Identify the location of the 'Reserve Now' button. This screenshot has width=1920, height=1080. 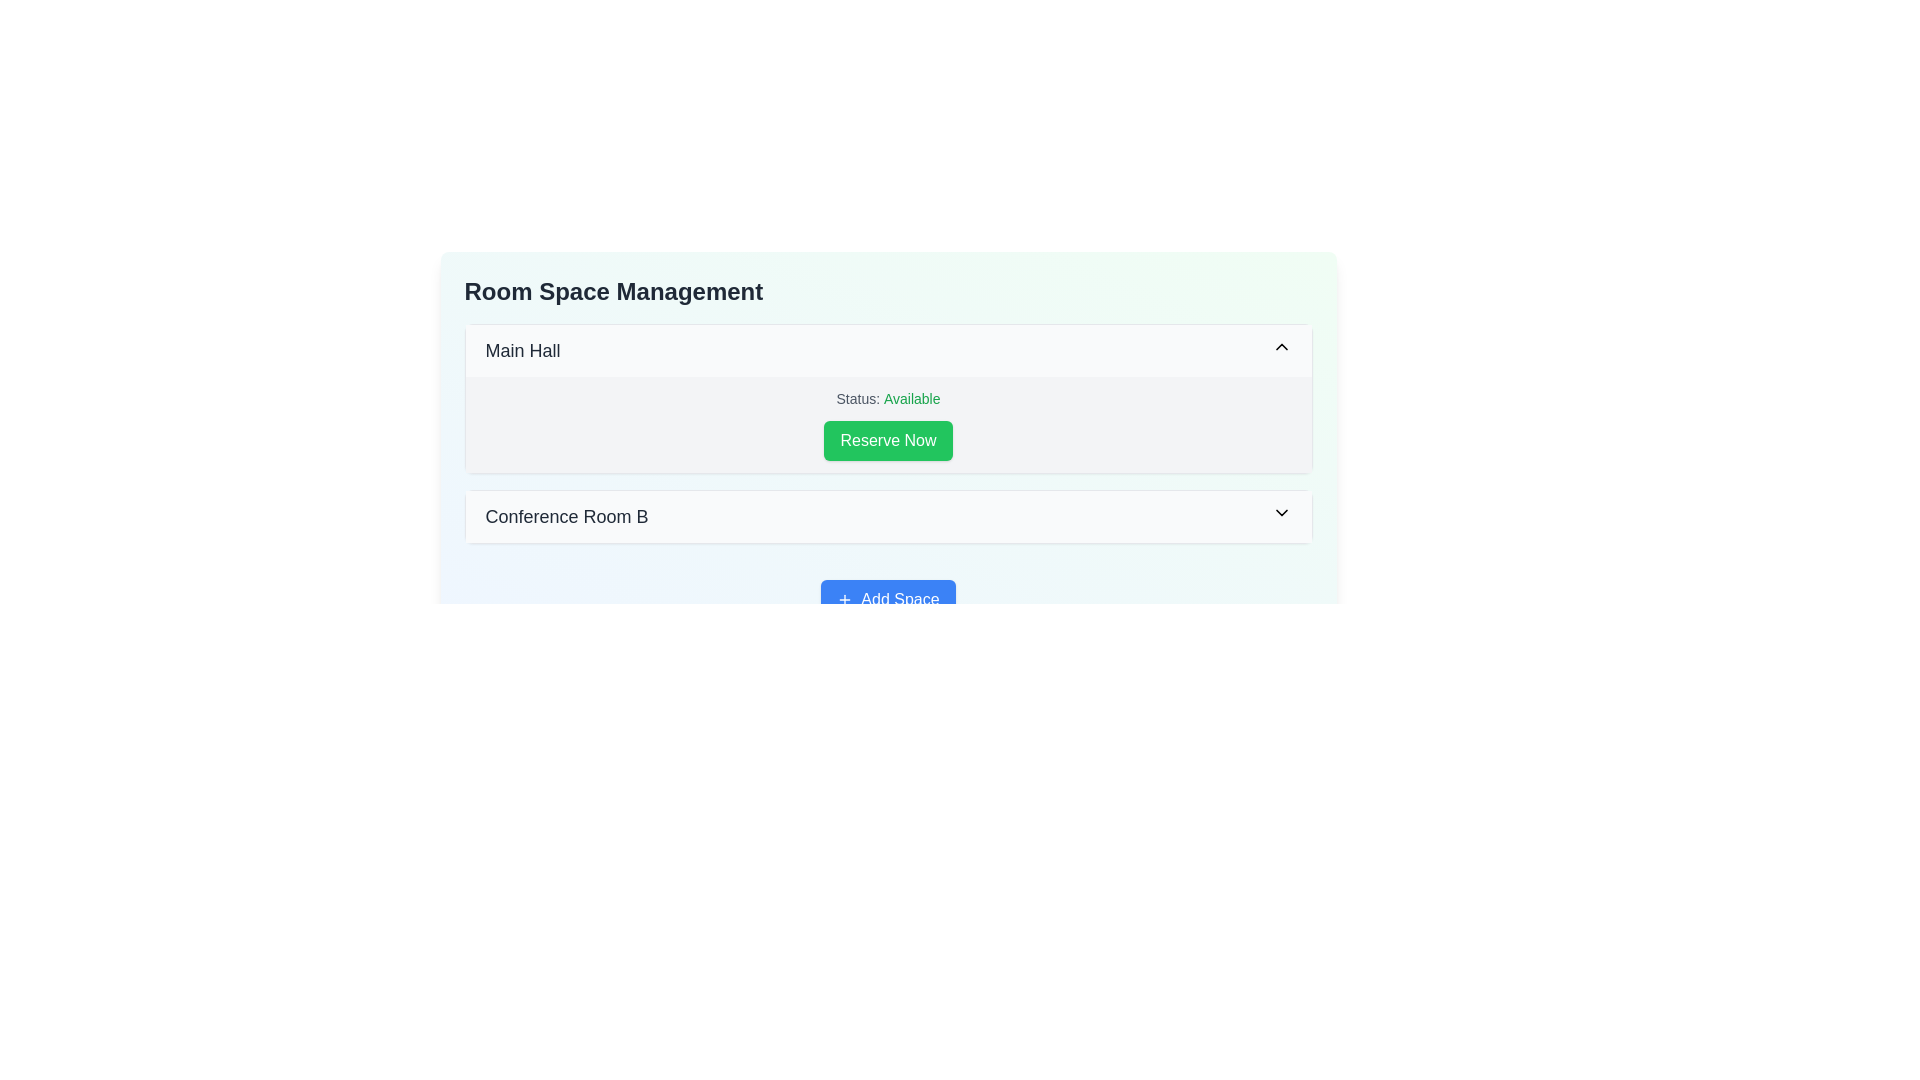
(887, 439).